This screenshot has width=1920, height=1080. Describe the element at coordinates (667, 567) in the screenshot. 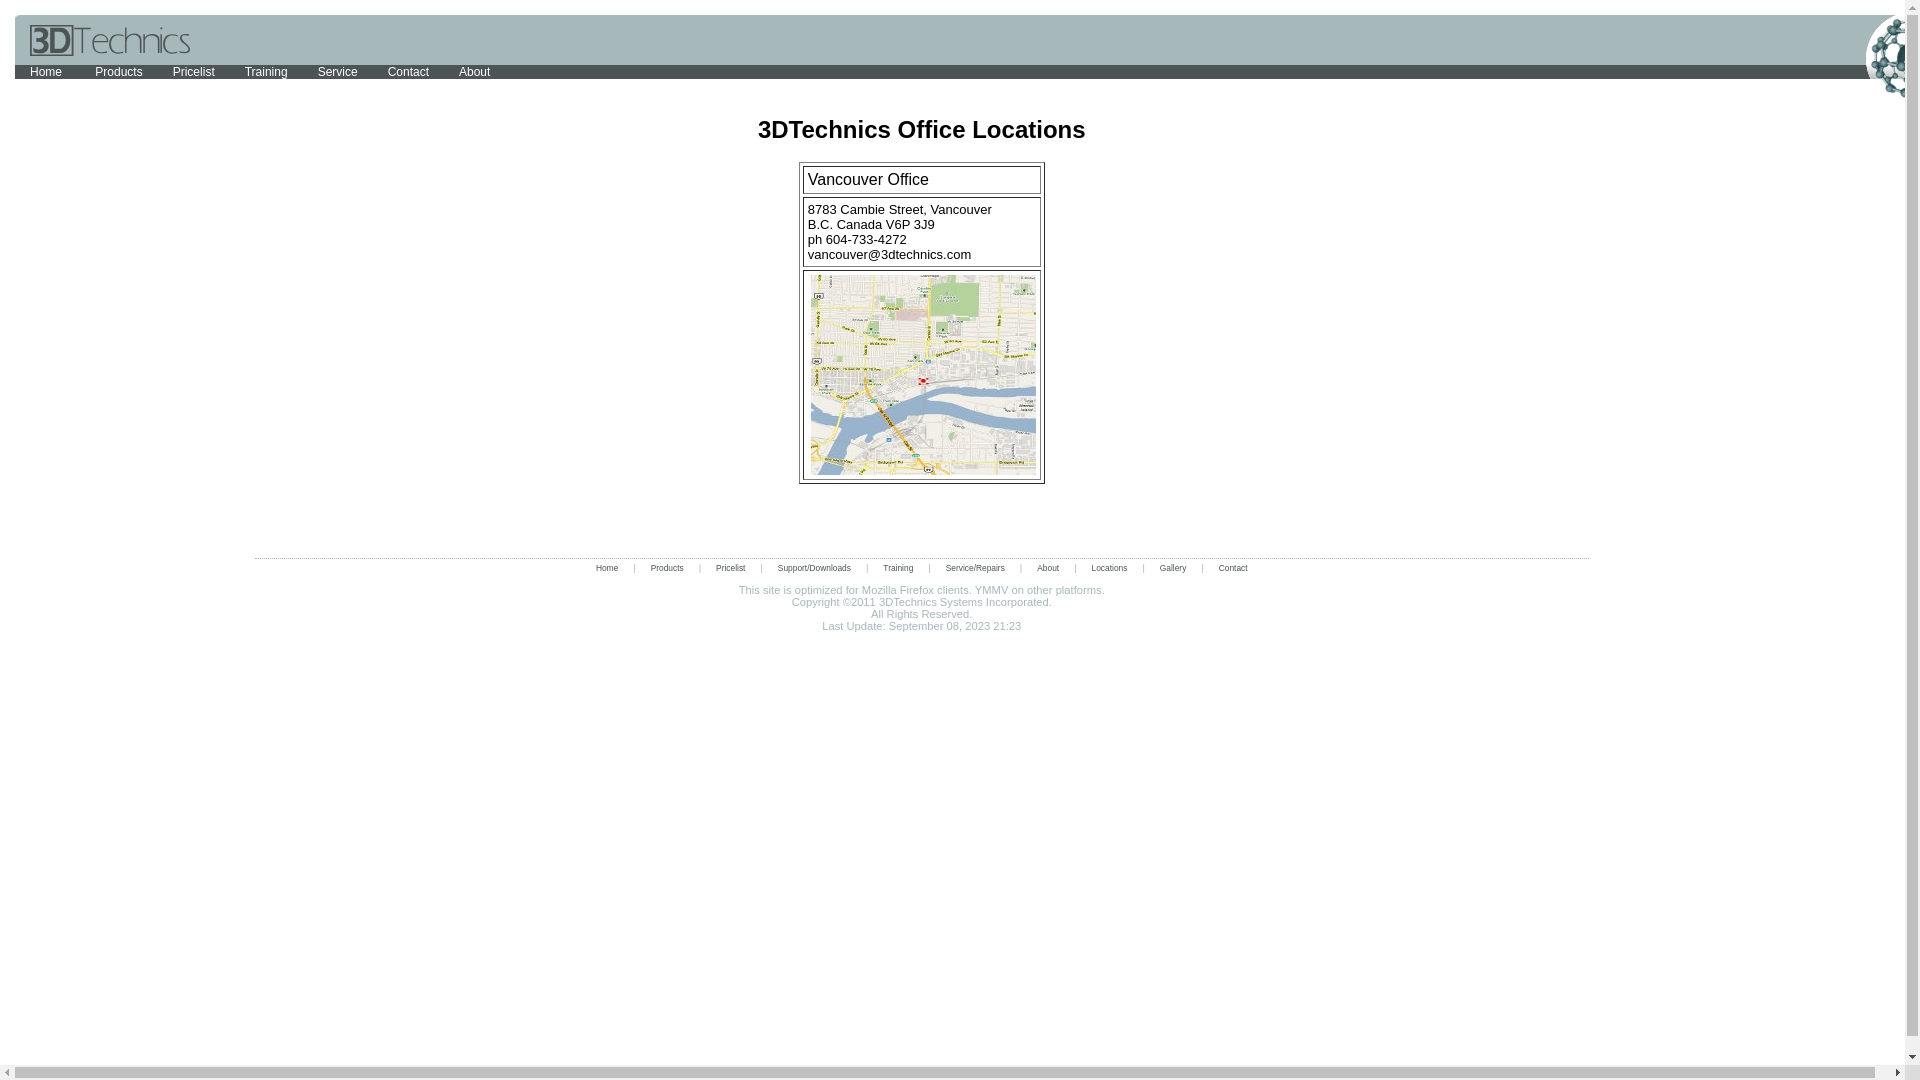

I see `'Products'` at that location.